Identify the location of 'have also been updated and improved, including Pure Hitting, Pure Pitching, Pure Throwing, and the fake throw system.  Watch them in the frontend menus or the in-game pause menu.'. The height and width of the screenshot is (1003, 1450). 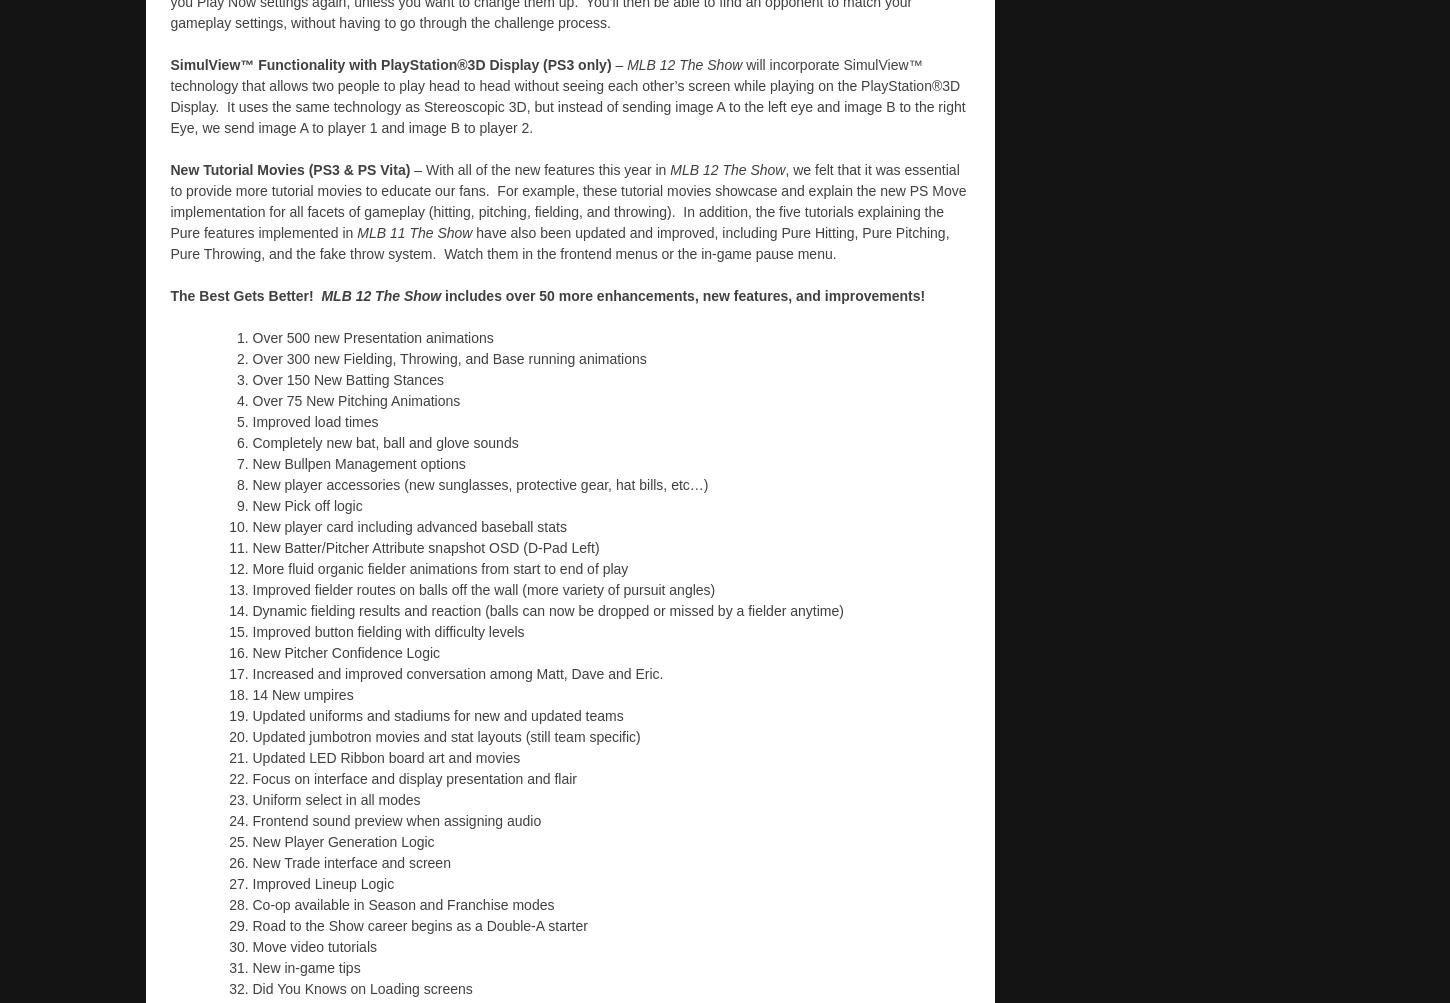
(168, 242).